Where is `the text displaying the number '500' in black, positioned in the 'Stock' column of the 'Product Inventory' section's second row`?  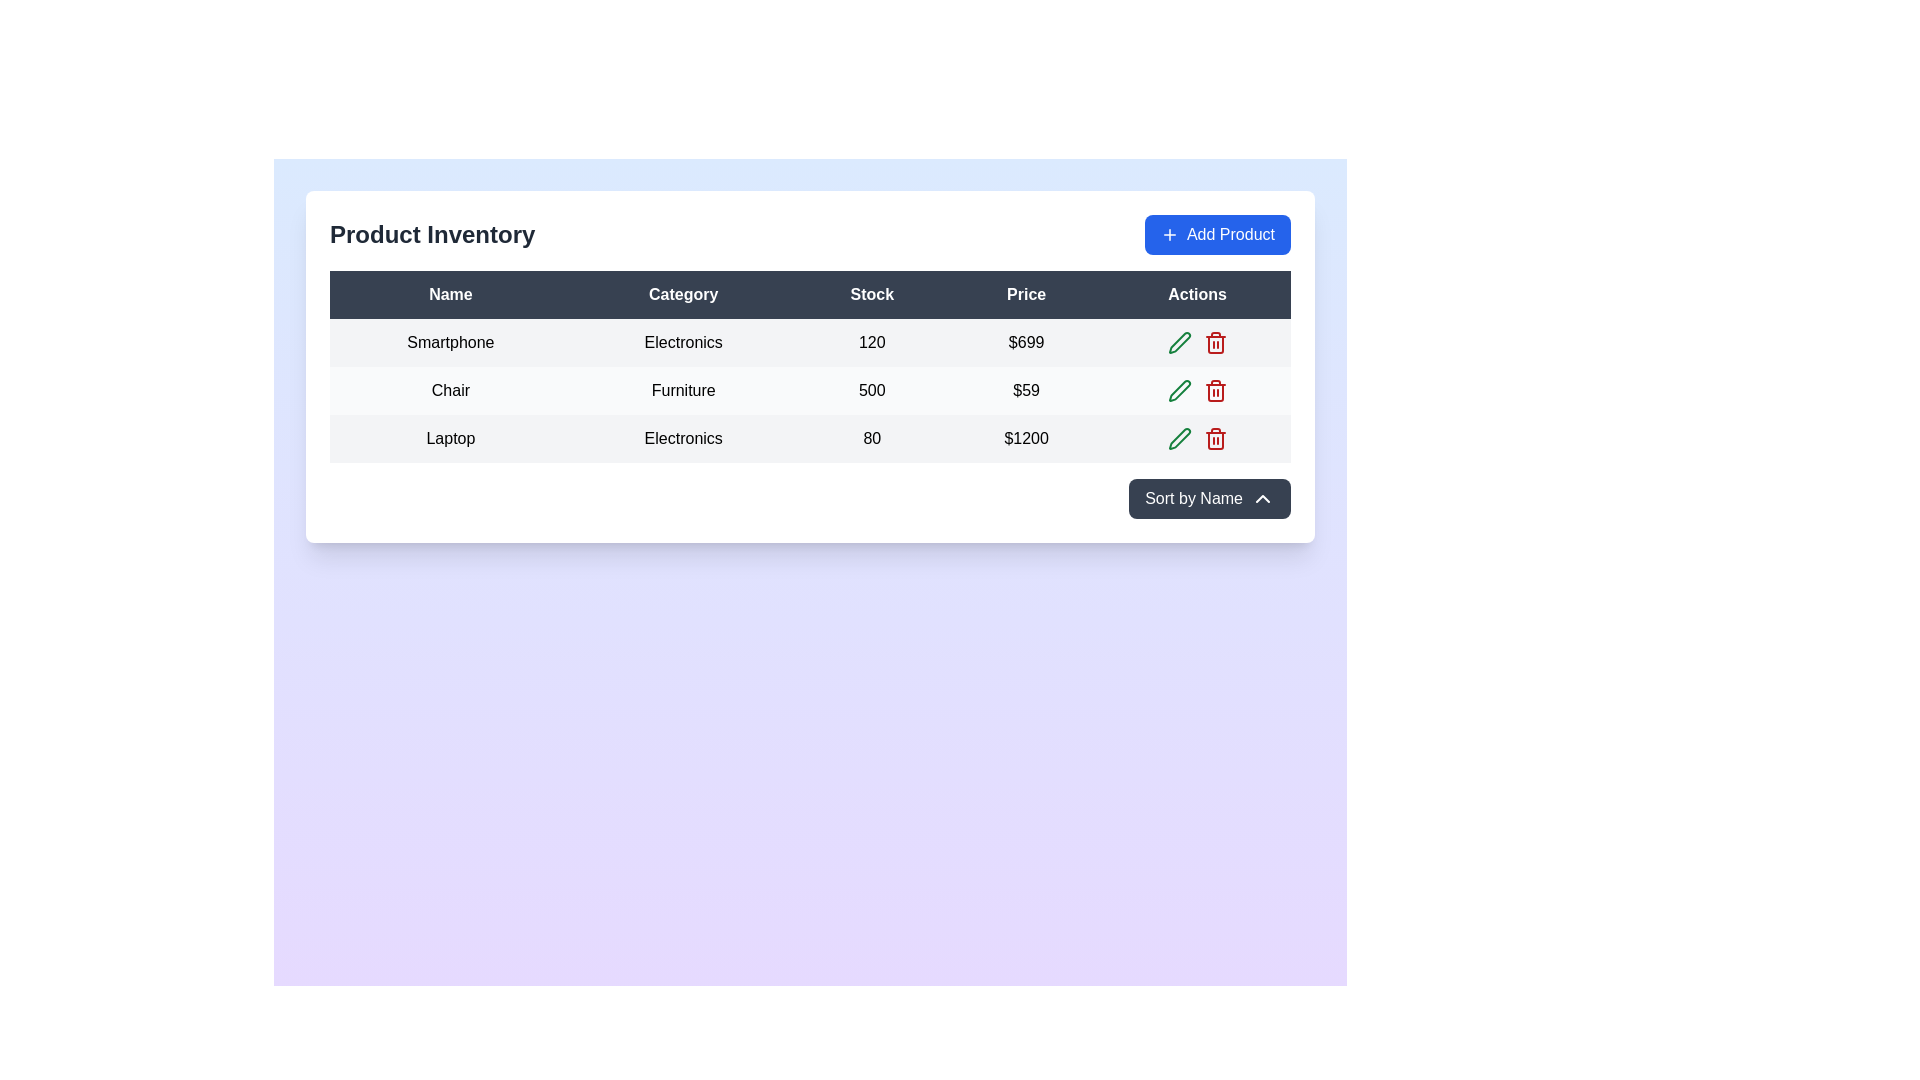
the text displaying the number '500' in black, positioned in the 'Stock' column of the 'Product Inventory' section's second row is located at coordinates (872, 390).